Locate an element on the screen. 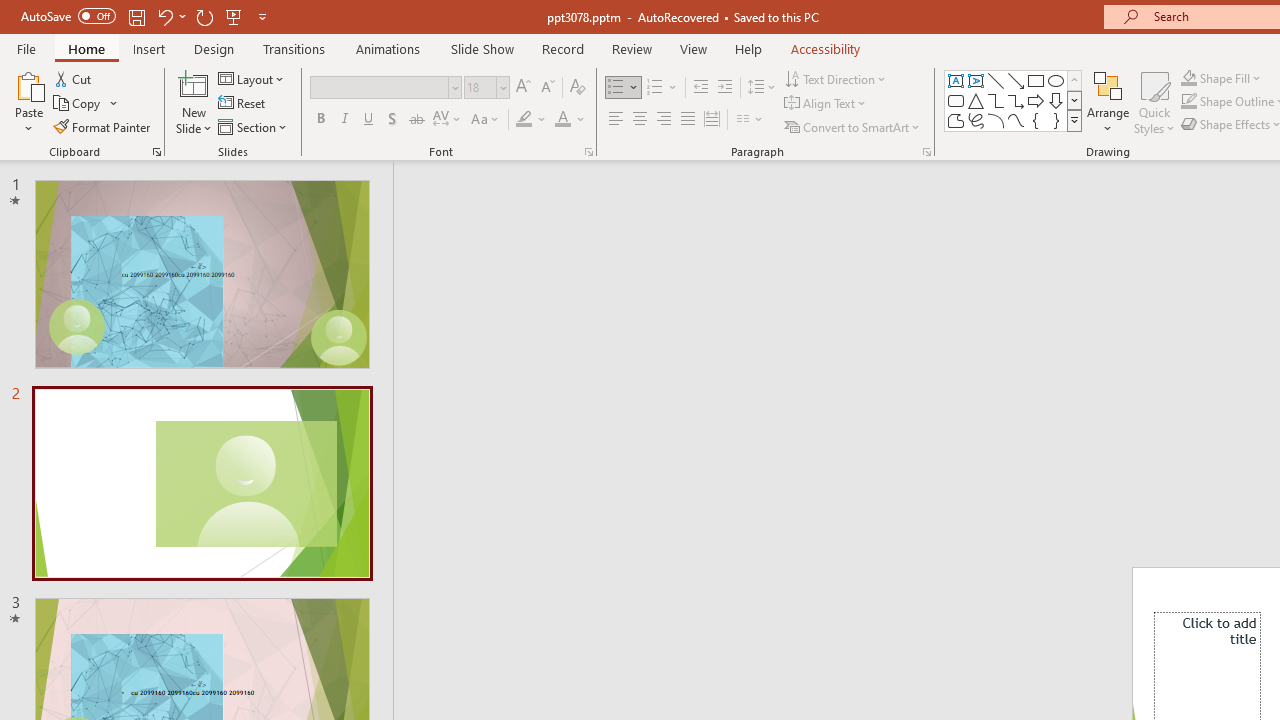  'Left Brace' is located at coordinates (1036, 120).